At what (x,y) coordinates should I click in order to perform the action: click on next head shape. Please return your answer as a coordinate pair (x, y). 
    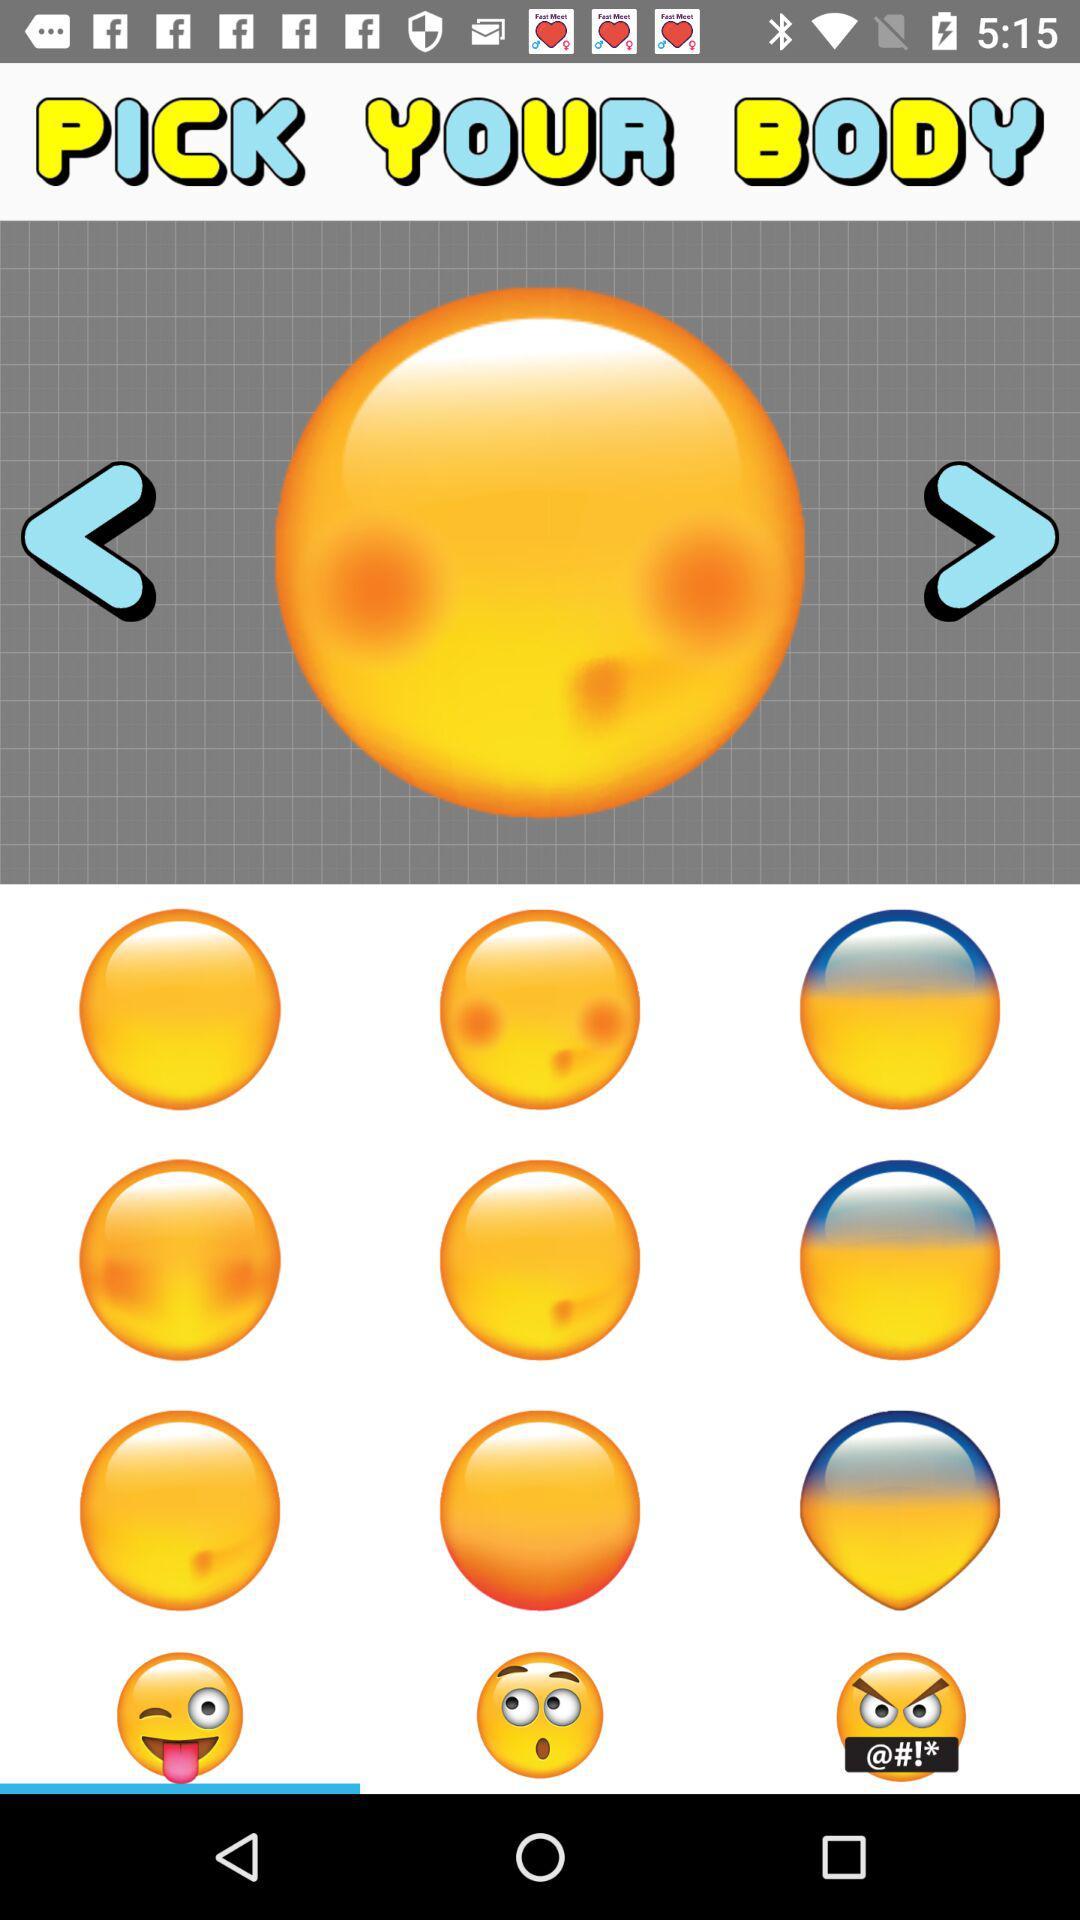
    Looking at the image, I should click on (972, 552).